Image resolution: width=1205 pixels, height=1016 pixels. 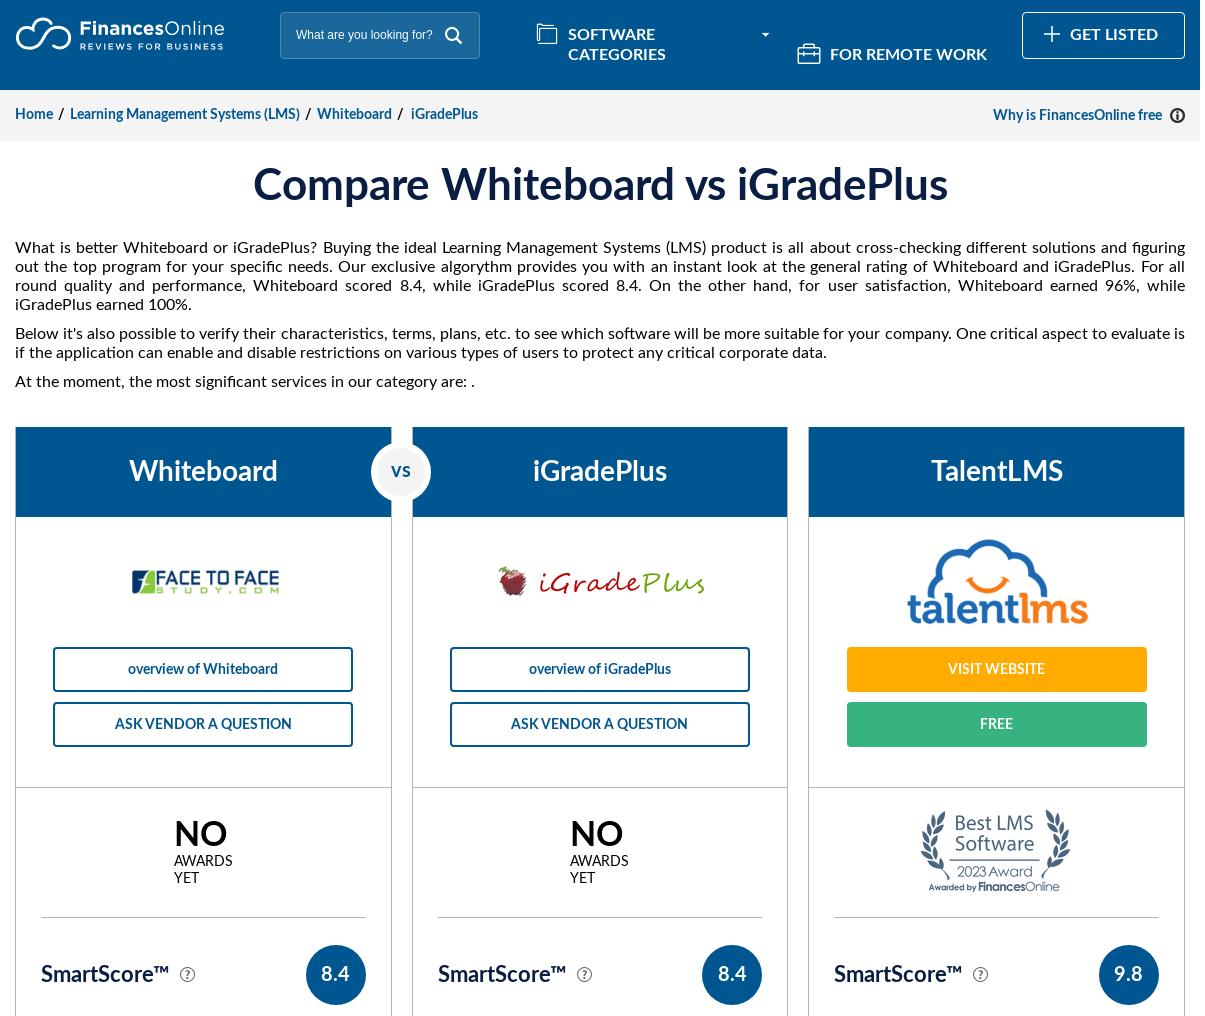 I want to click on 'overview of Whiteboard', so click(x=202, y=668).